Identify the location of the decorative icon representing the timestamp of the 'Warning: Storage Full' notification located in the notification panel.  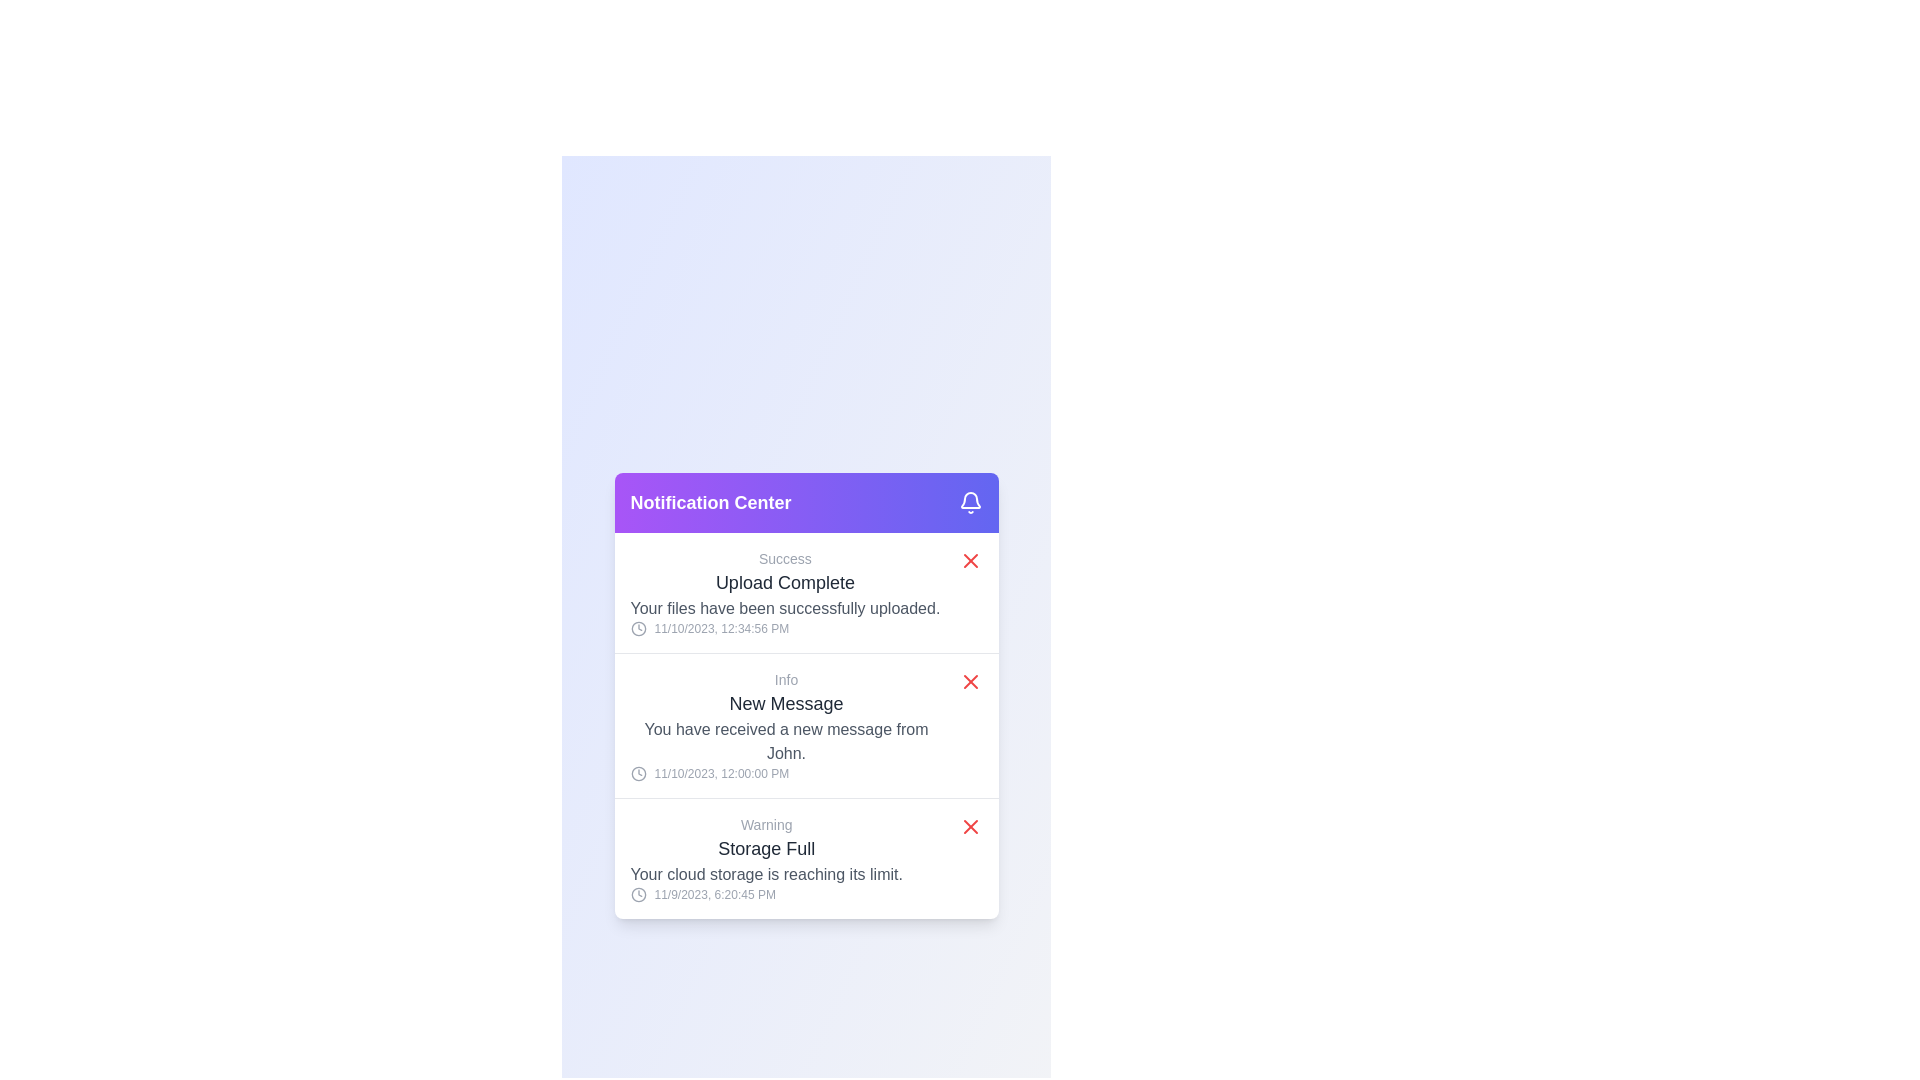
(637, 893).